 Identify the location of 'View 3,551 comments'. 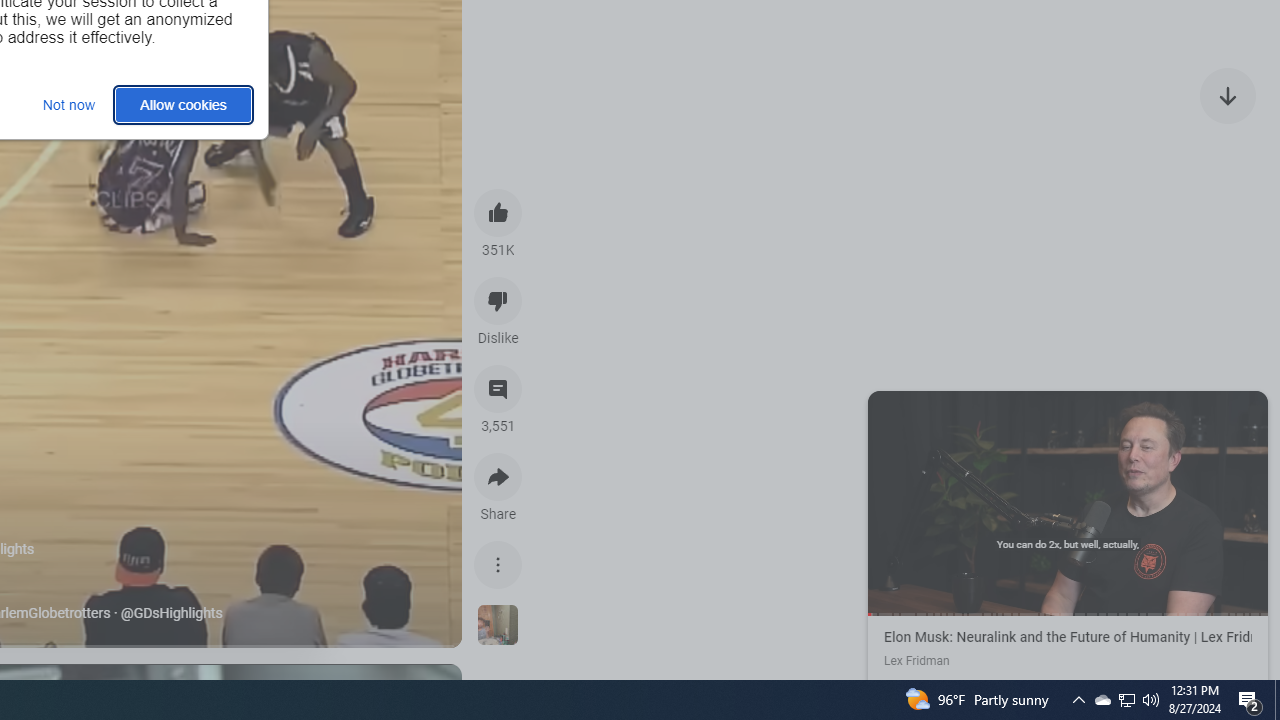
(498, 389).